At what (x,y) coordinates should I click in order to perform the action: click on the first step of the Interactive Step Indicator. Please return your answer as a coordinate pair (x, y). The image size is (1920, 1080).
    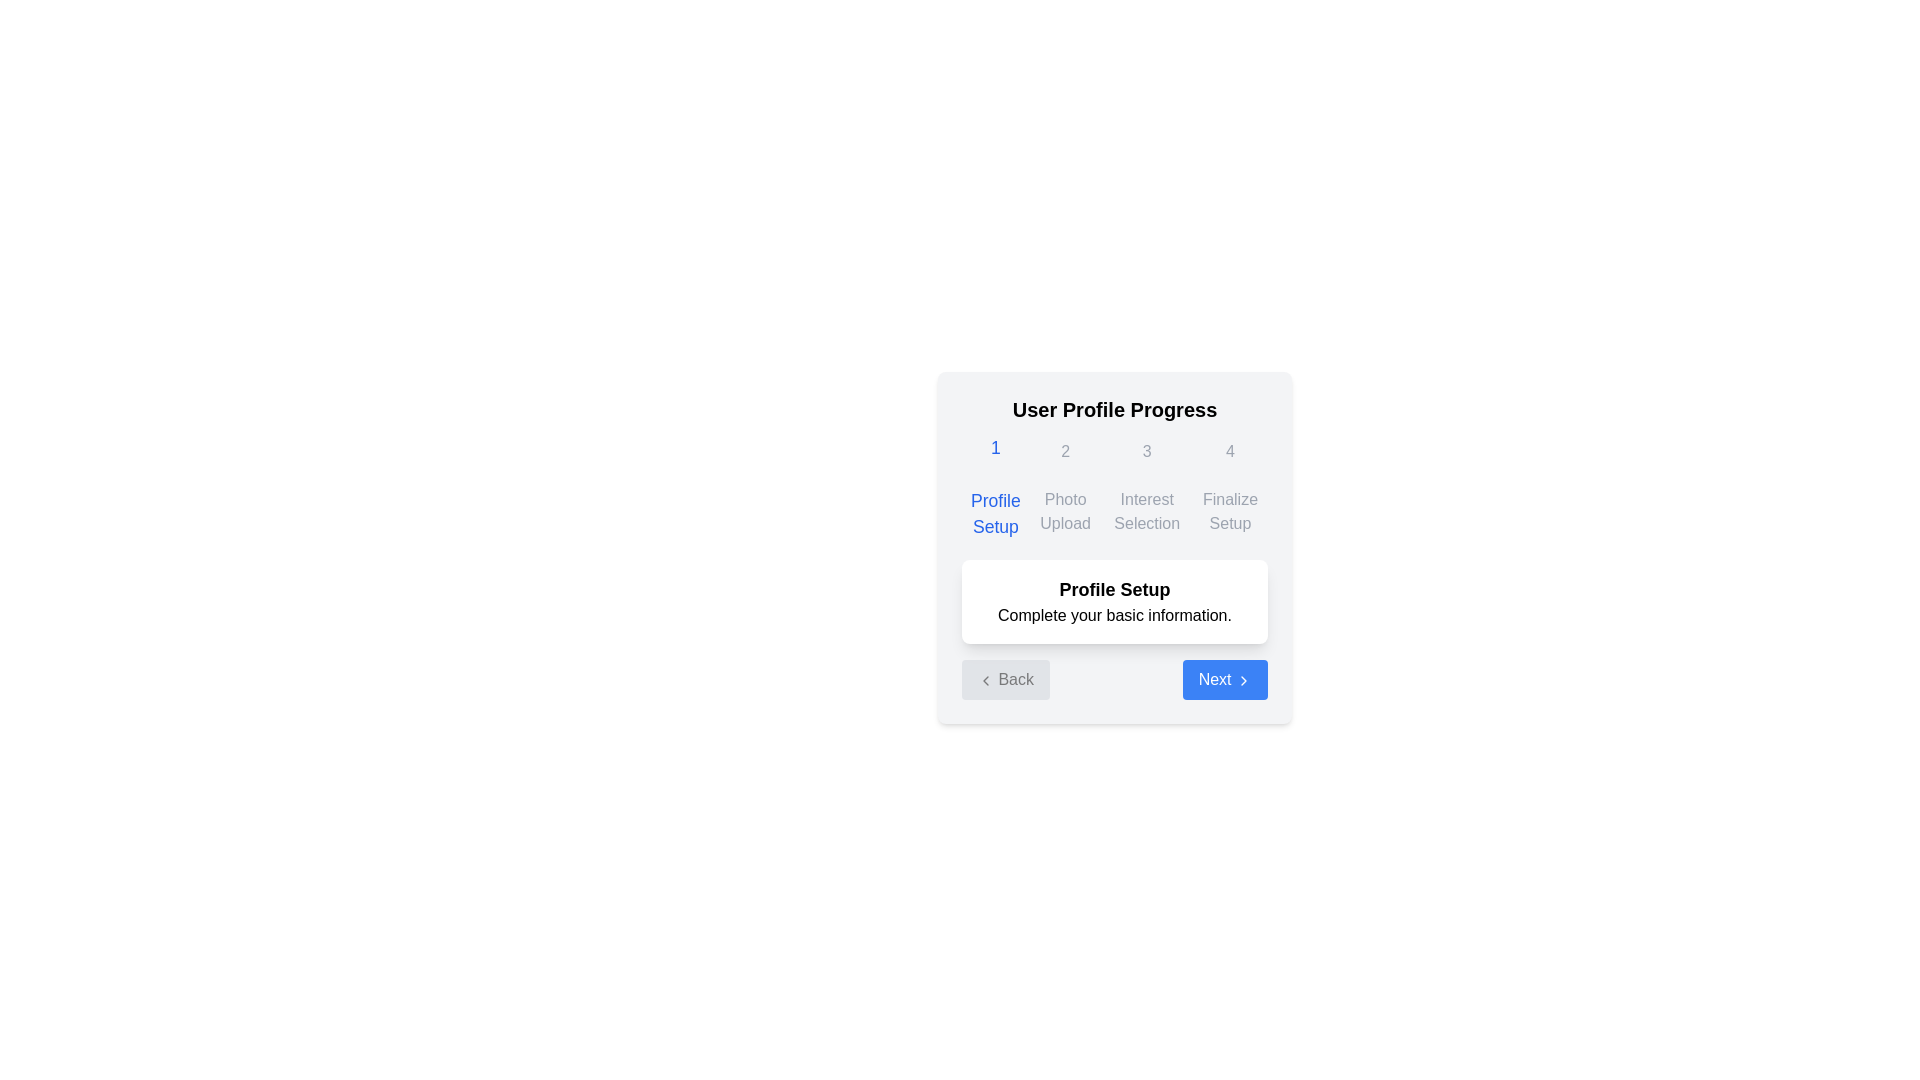
    Looking at the image, I should click on (995, 457).